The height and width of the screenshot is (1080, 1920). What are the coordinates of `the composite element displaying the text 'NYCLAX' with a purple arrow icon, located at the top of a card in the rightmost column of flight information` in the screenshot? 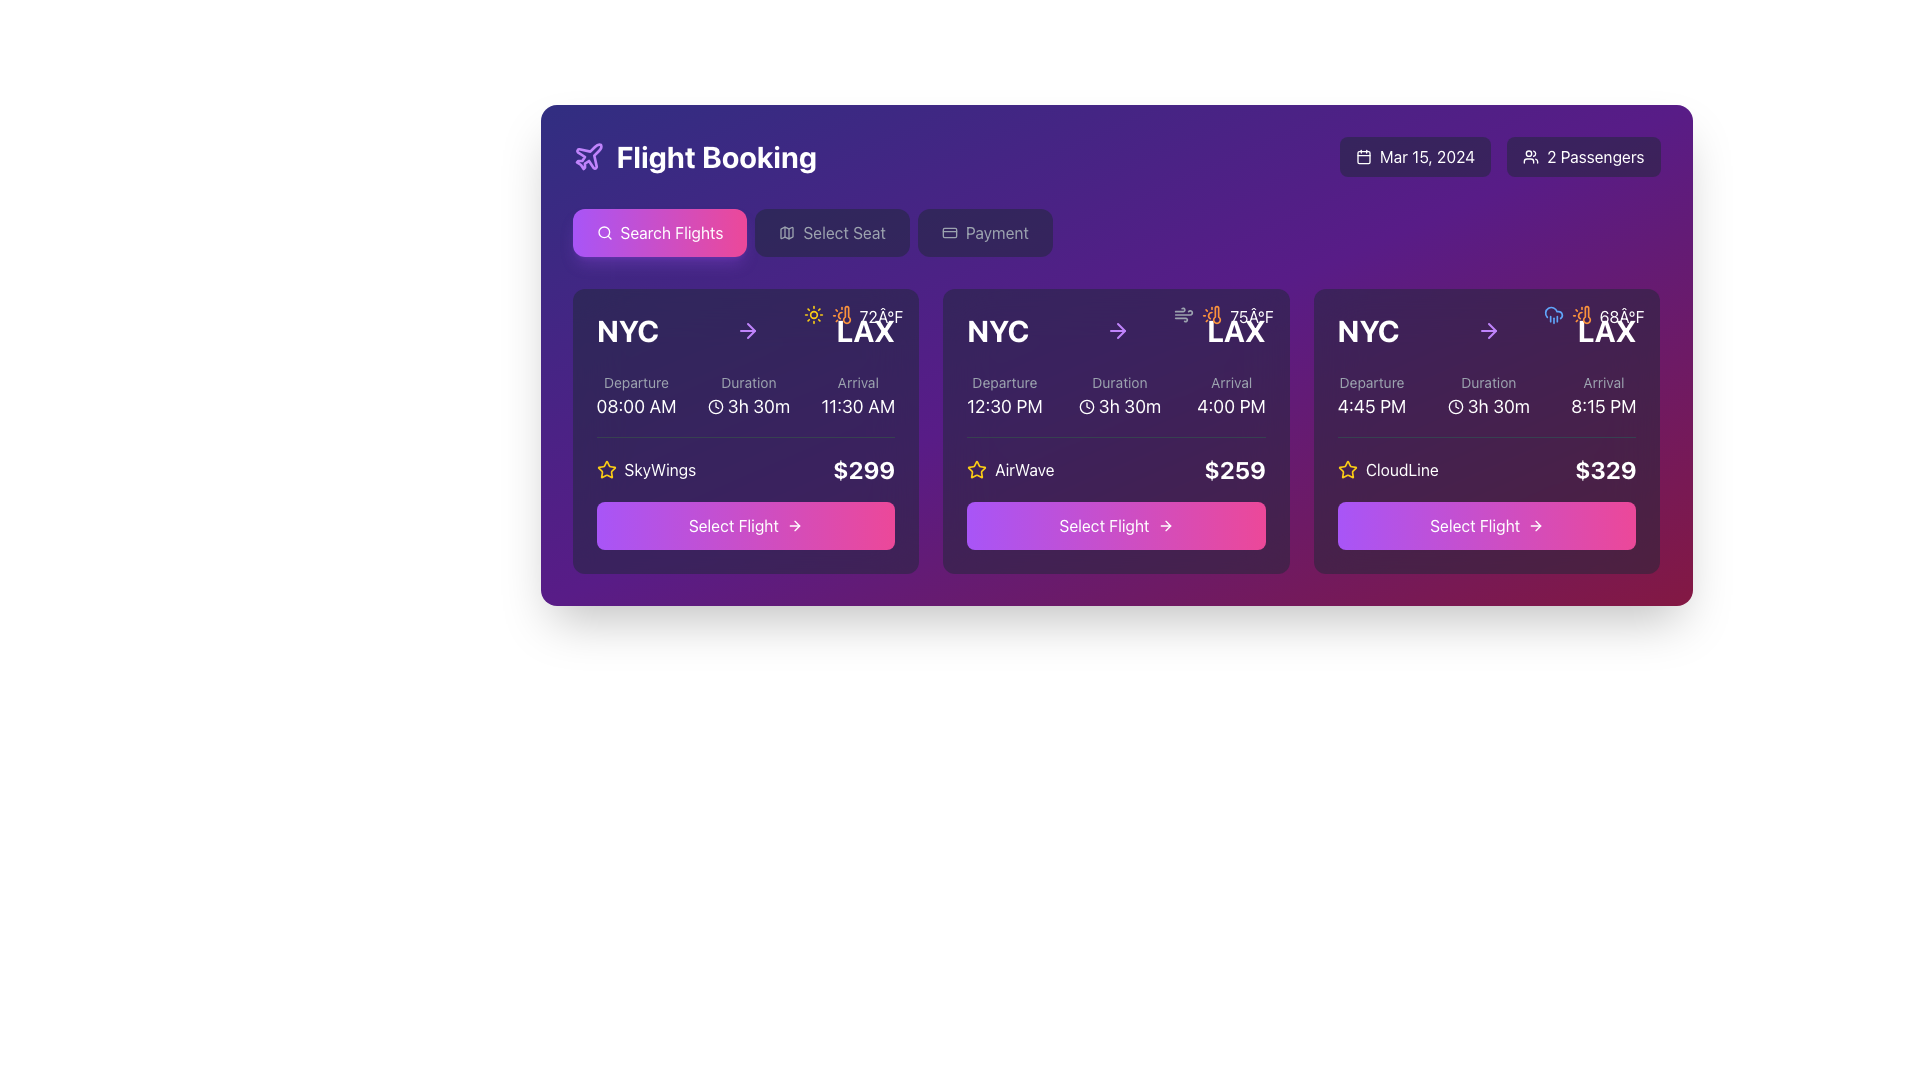 It's located at (1487, 330).